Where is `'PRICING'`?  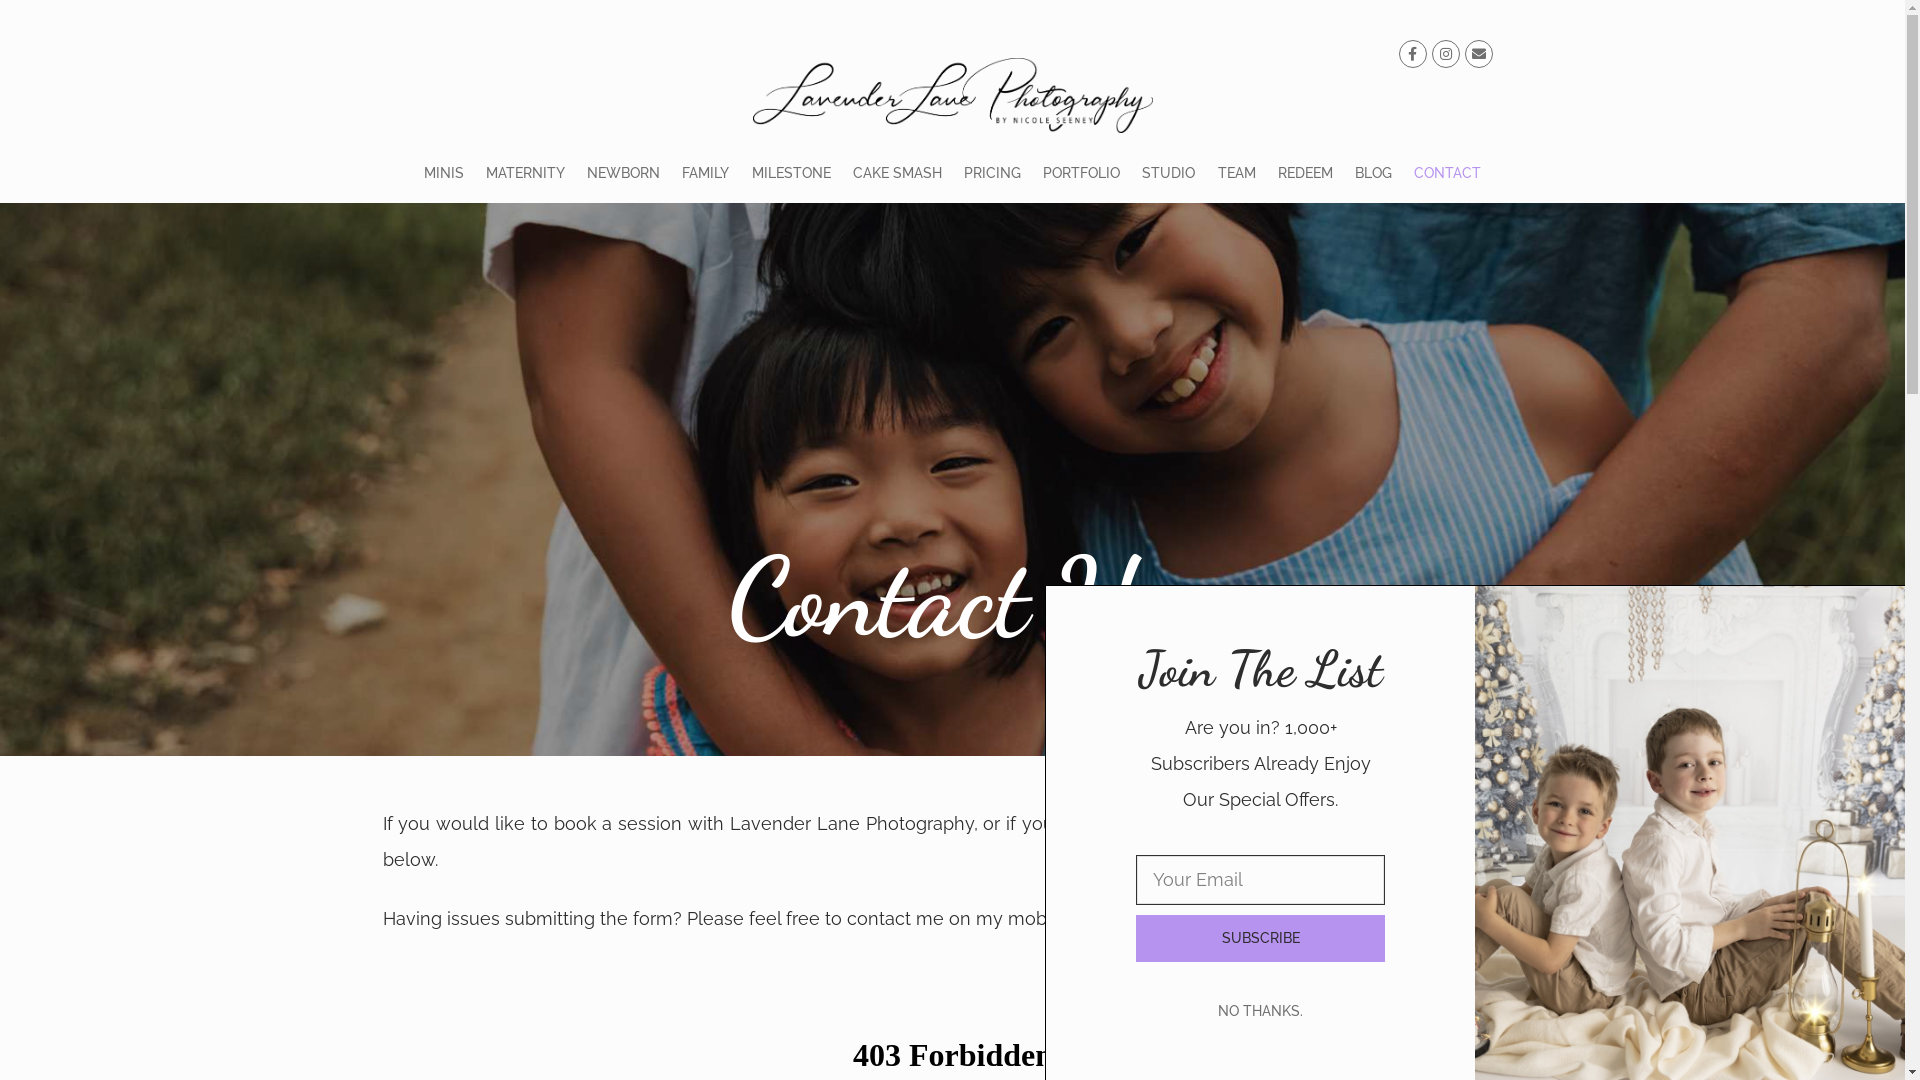
'PRICING' is located at coordinates (992, 172).